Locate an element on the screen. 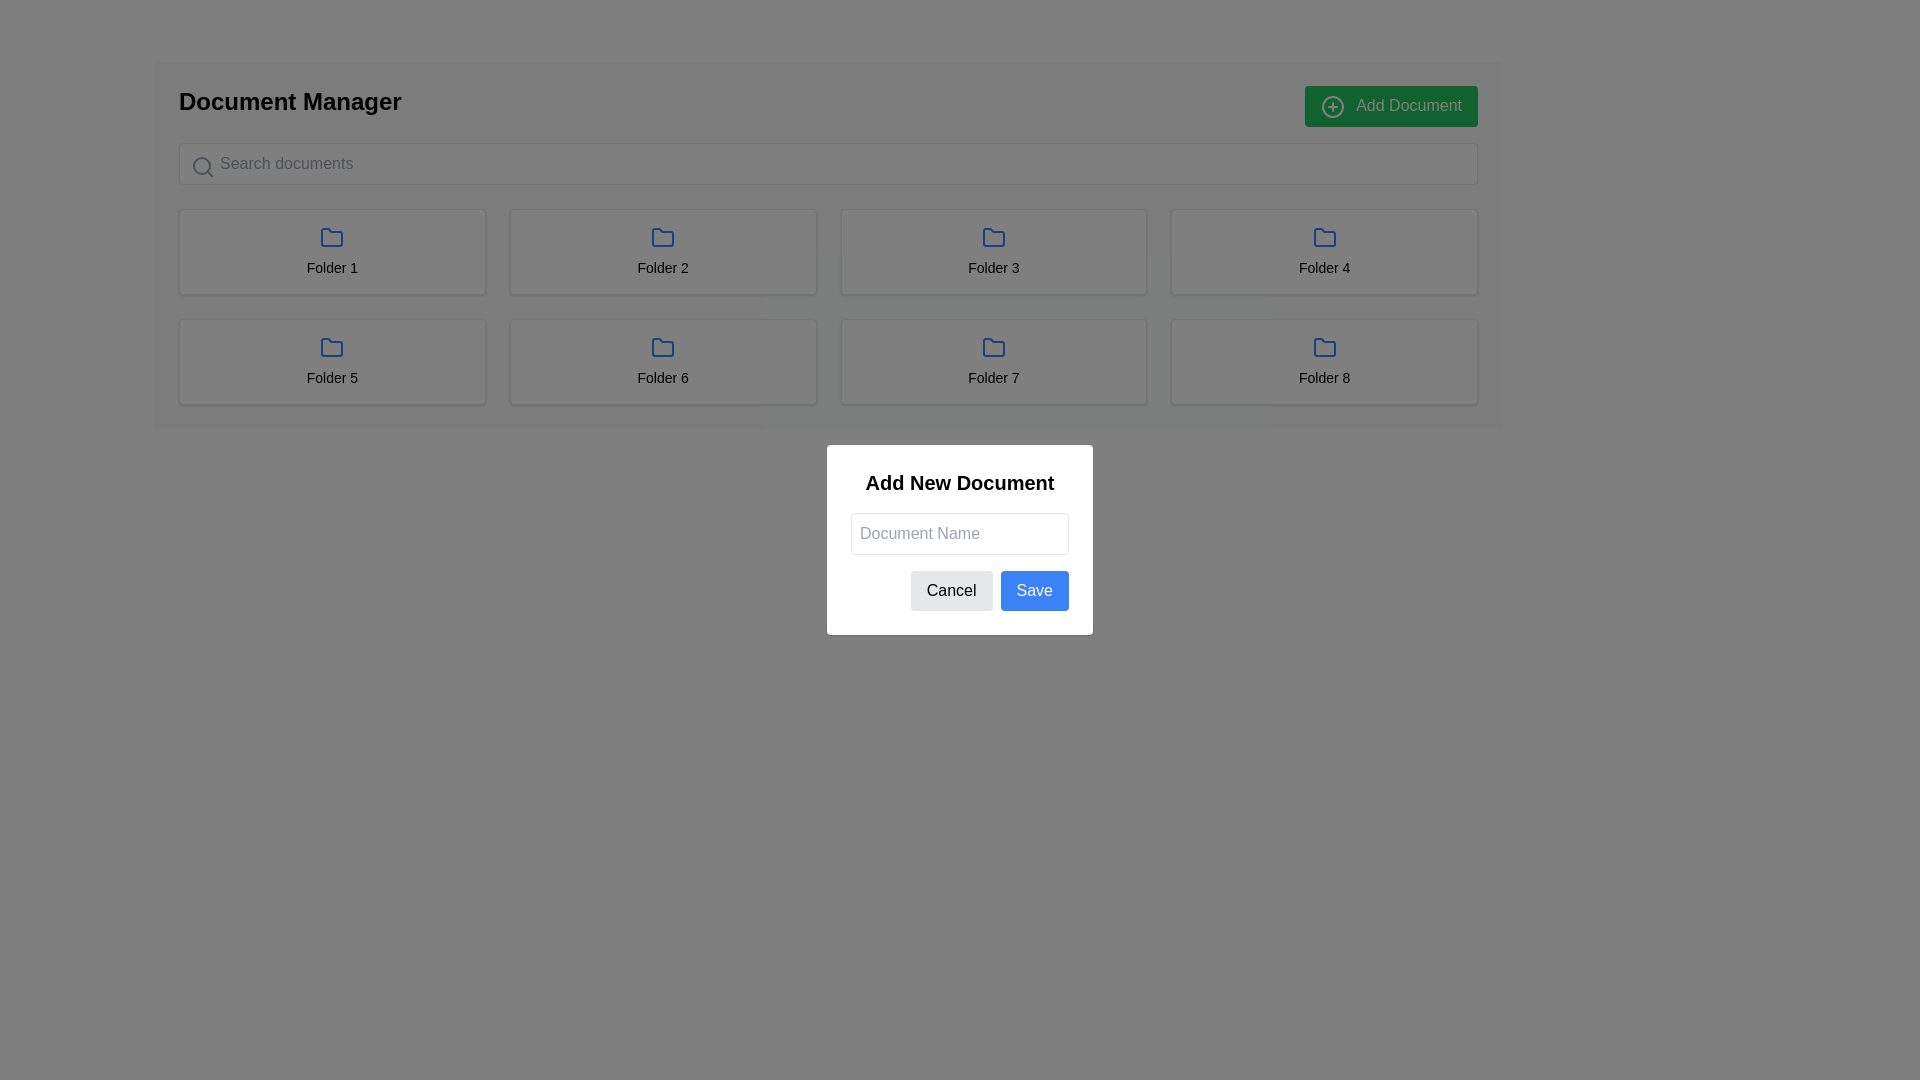  the blue folder icon that represents 'Folder 5' is located at coordinates (332, 346).